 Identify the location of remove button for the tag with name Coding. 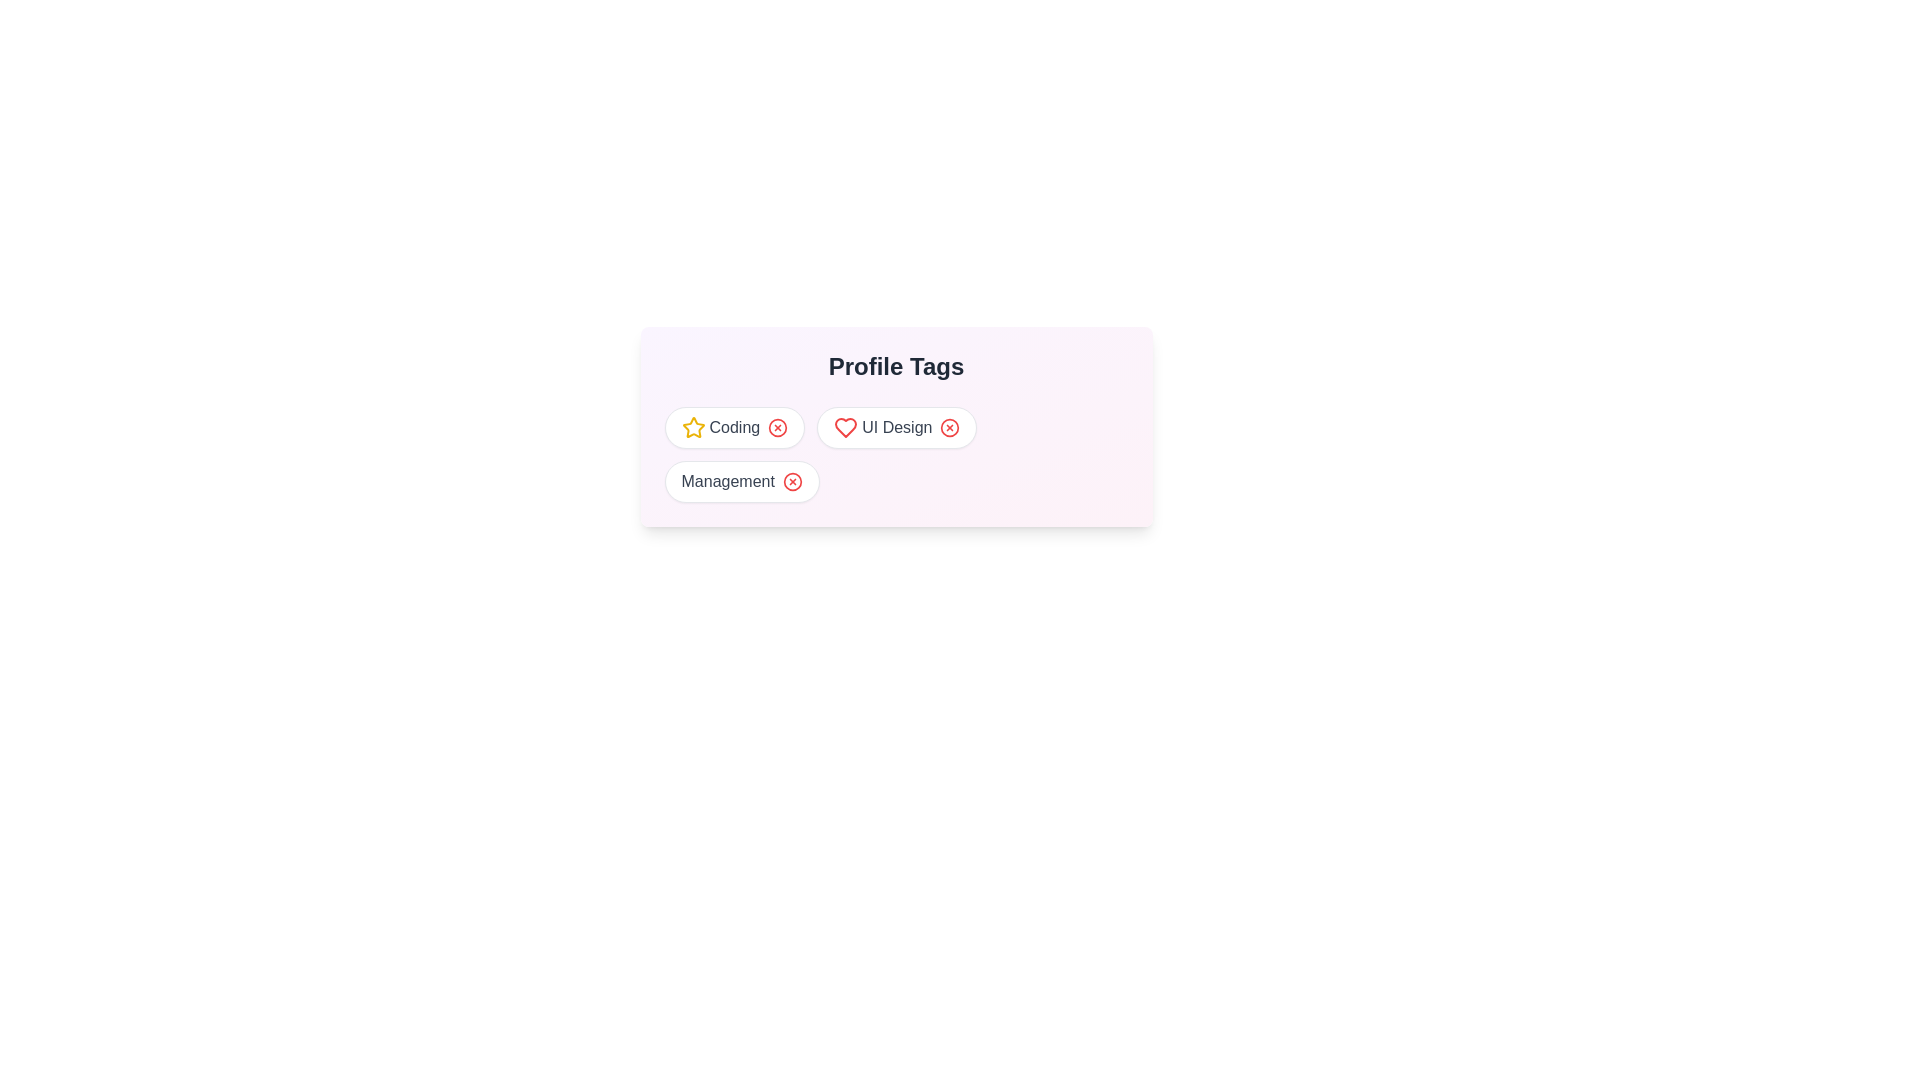
(777, 427).